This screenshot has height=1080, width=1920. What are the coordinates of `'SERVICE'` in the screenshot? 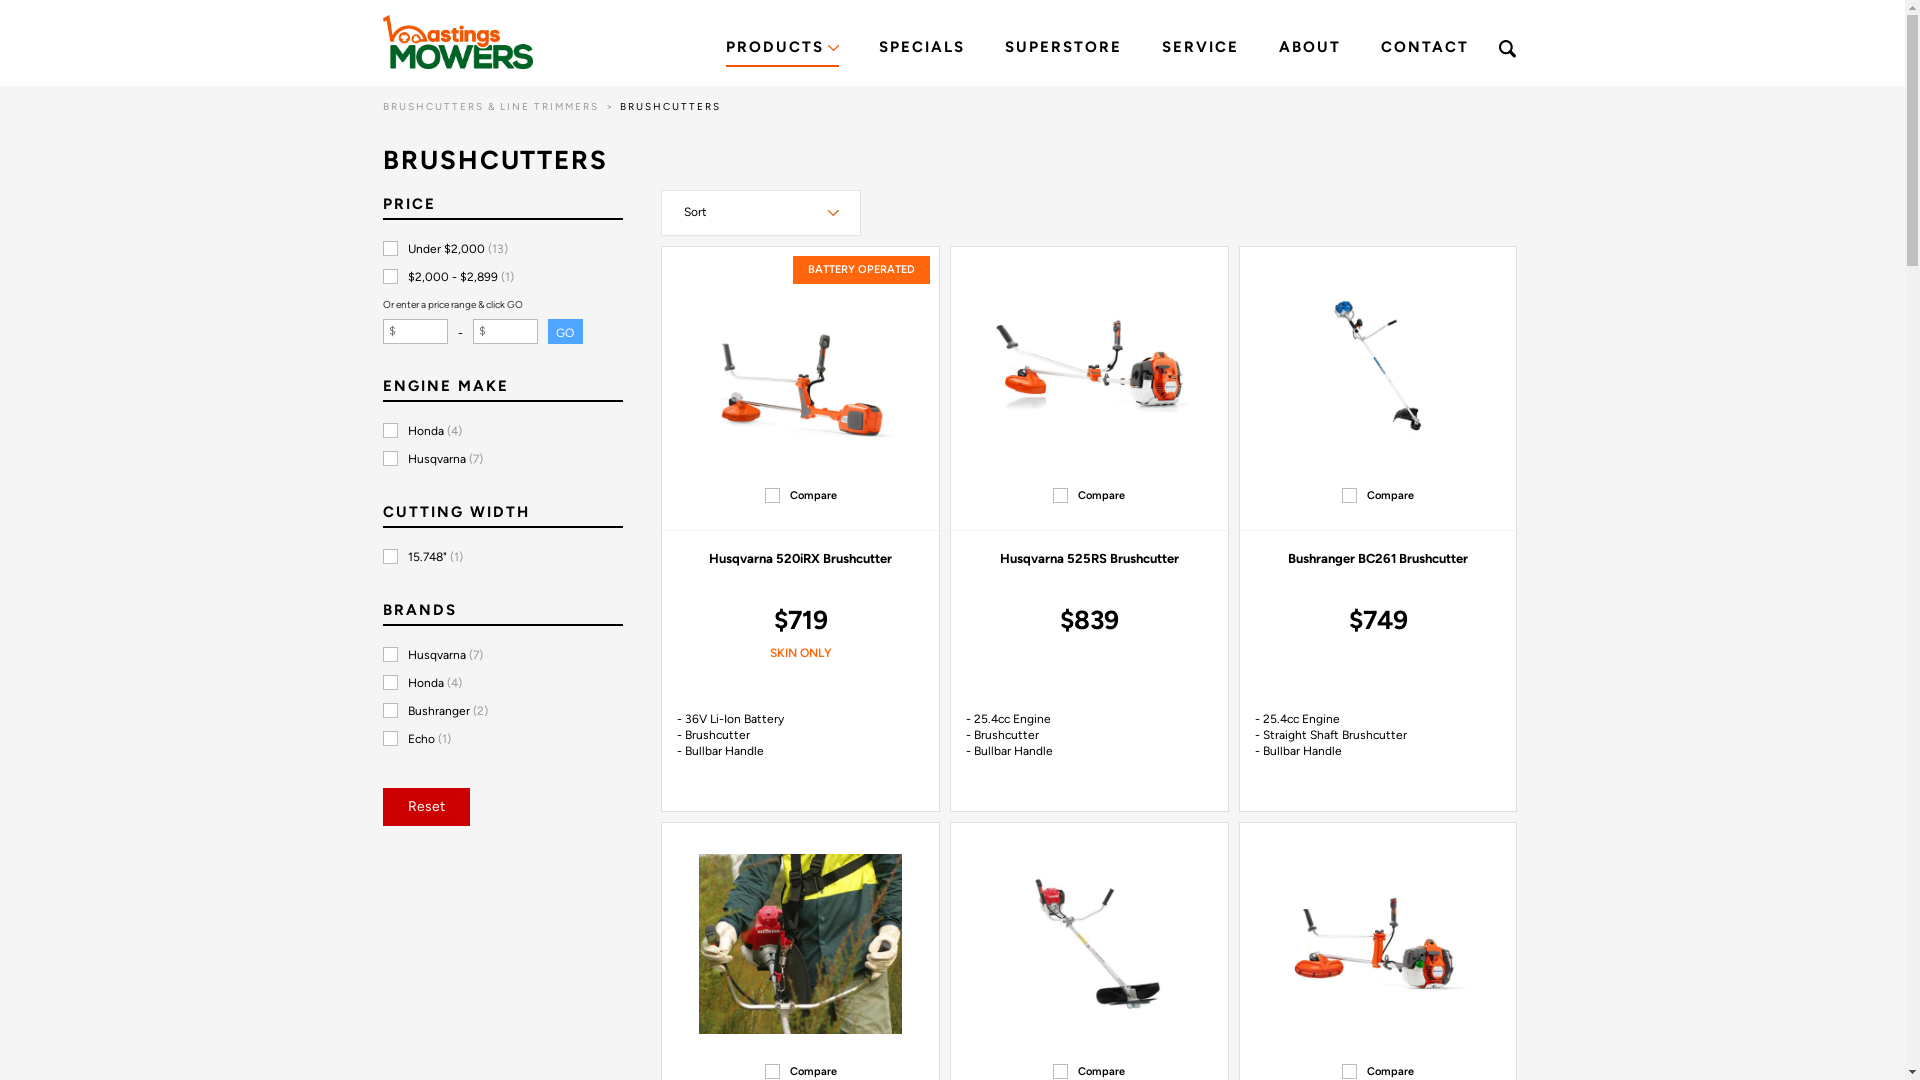 It's located at (1200, 49).